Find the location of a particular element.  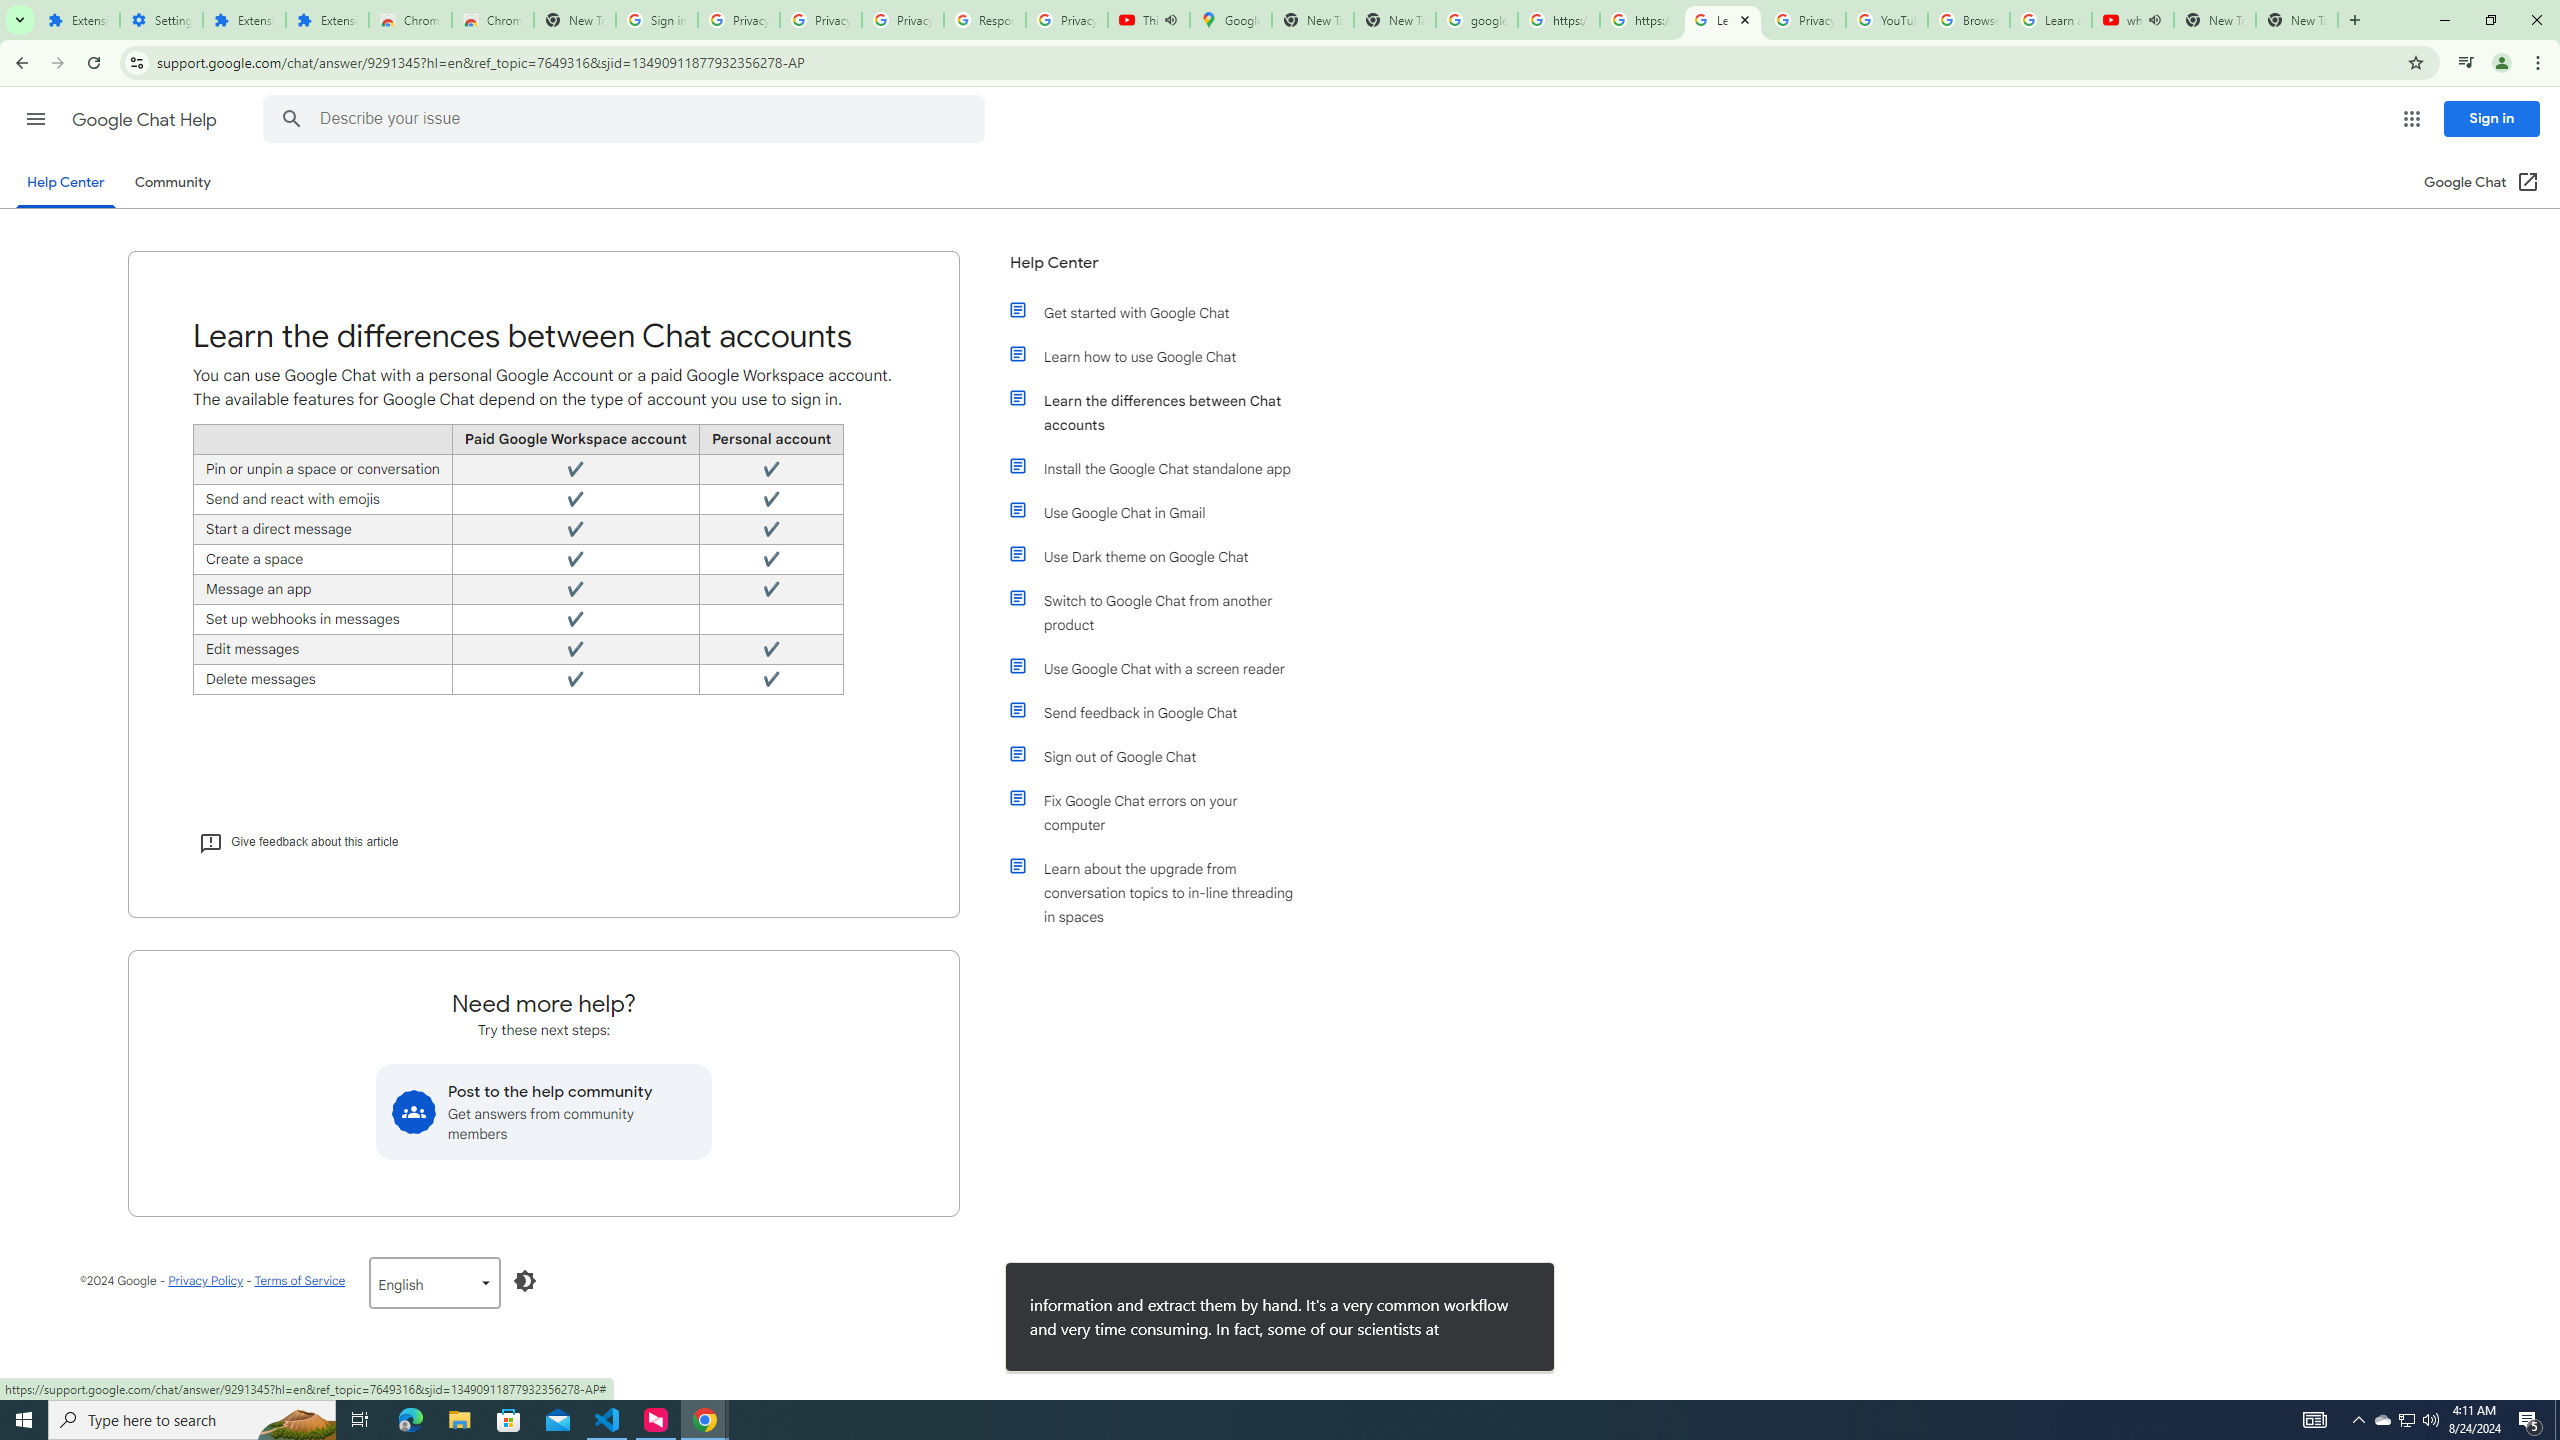

'Google Chat Help' is located at coordinates (144, 119).